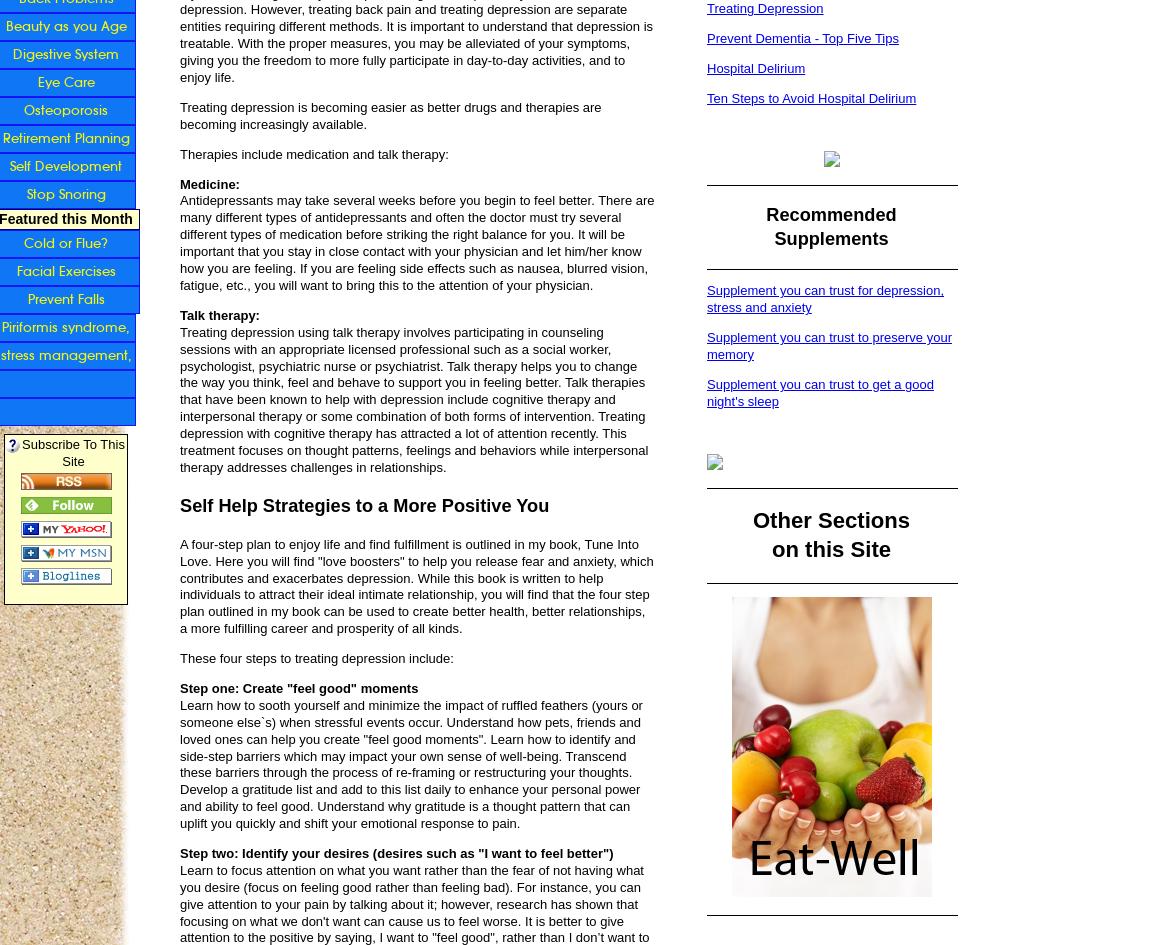  Describe the element at coordinates (763, 8) in the screenshot. I see `'Treating Depression'` at that location.